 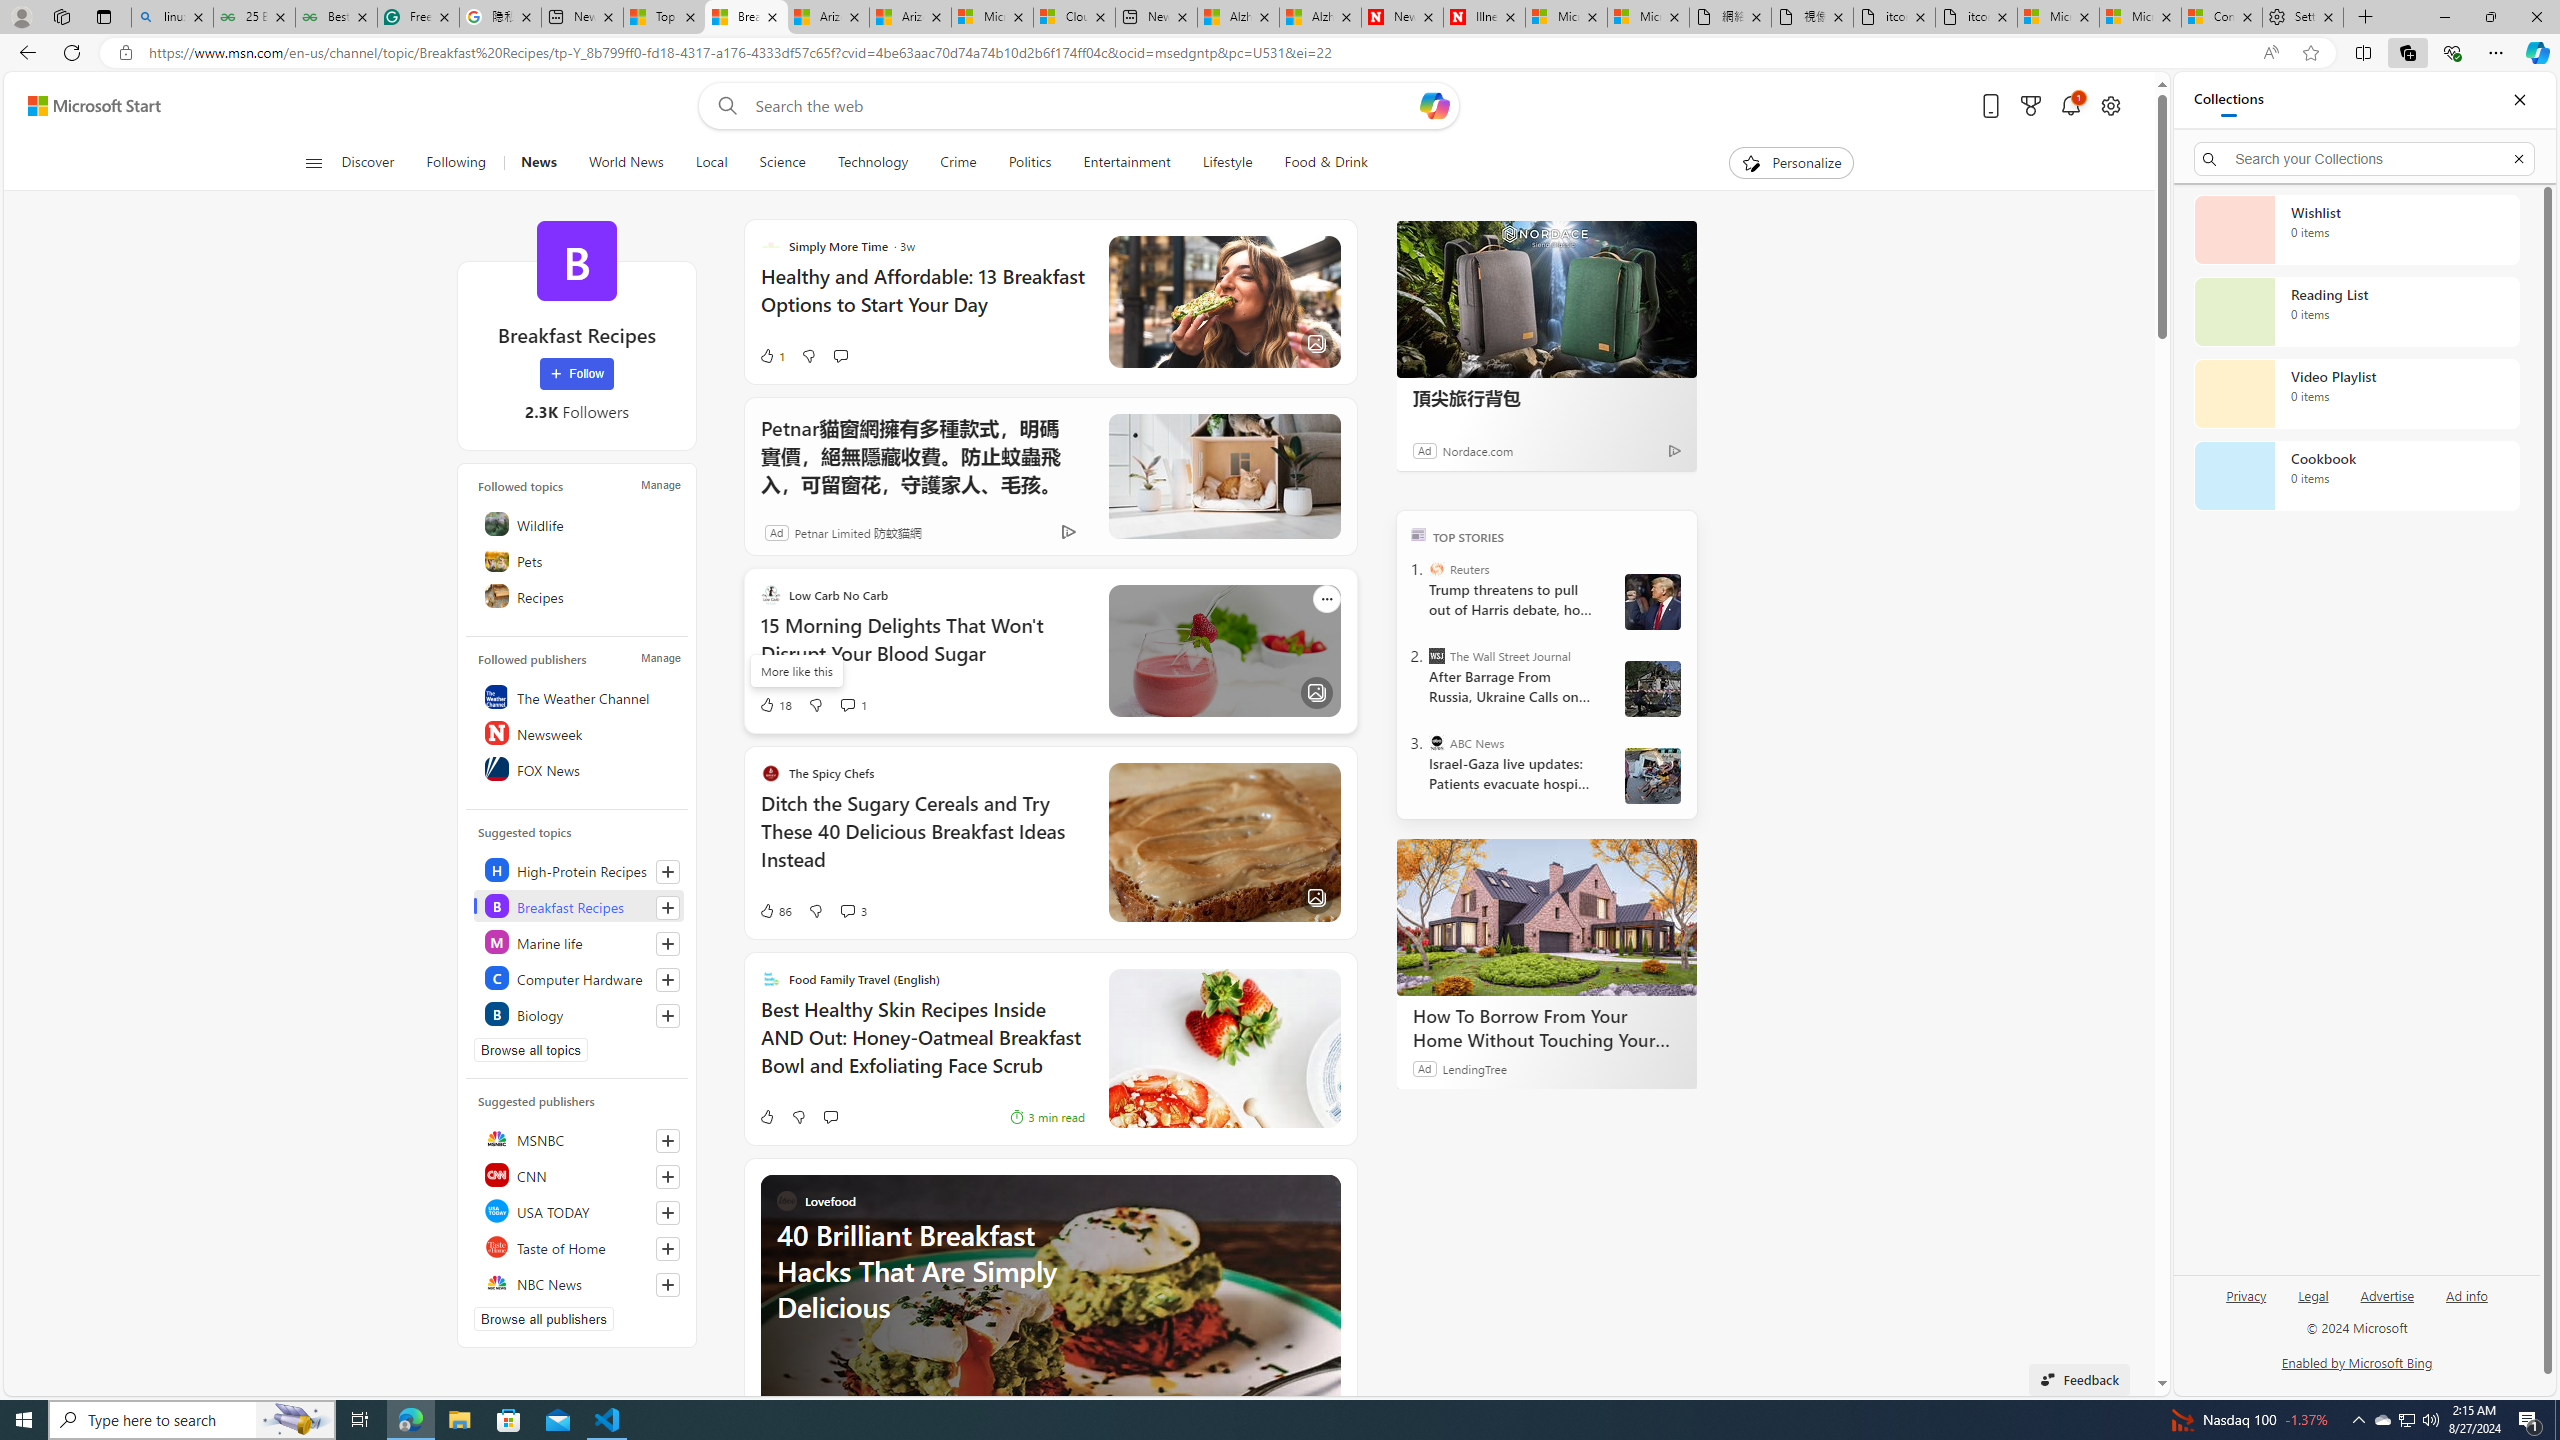 What do you see at coordinates (2221, 16) in the screenshot?
I see `'Consumer Health Data Privacy Policy'` at bounding box center [2221, 16].